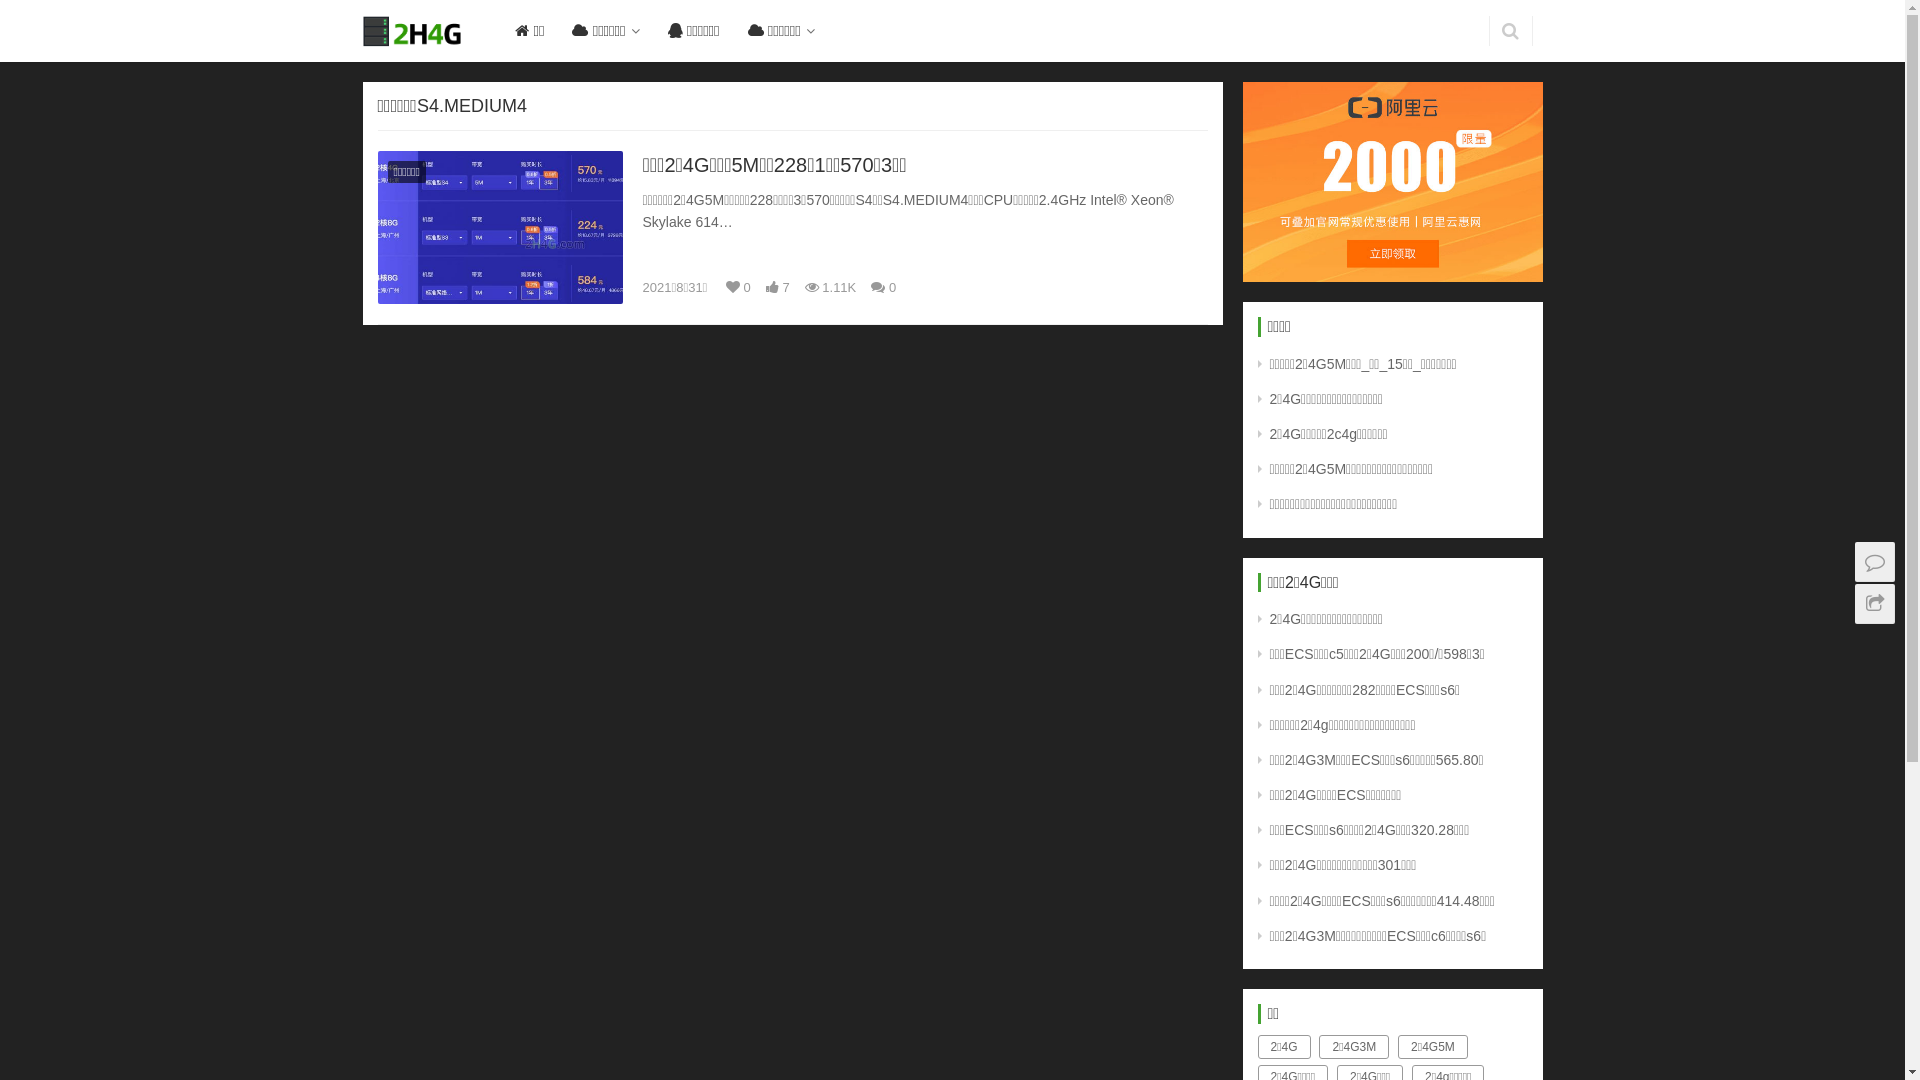 This screenshot has width=1920, height=1080. Describe the element at coordinates (882, 288) in the screenshot. I see `'0'` at that location.